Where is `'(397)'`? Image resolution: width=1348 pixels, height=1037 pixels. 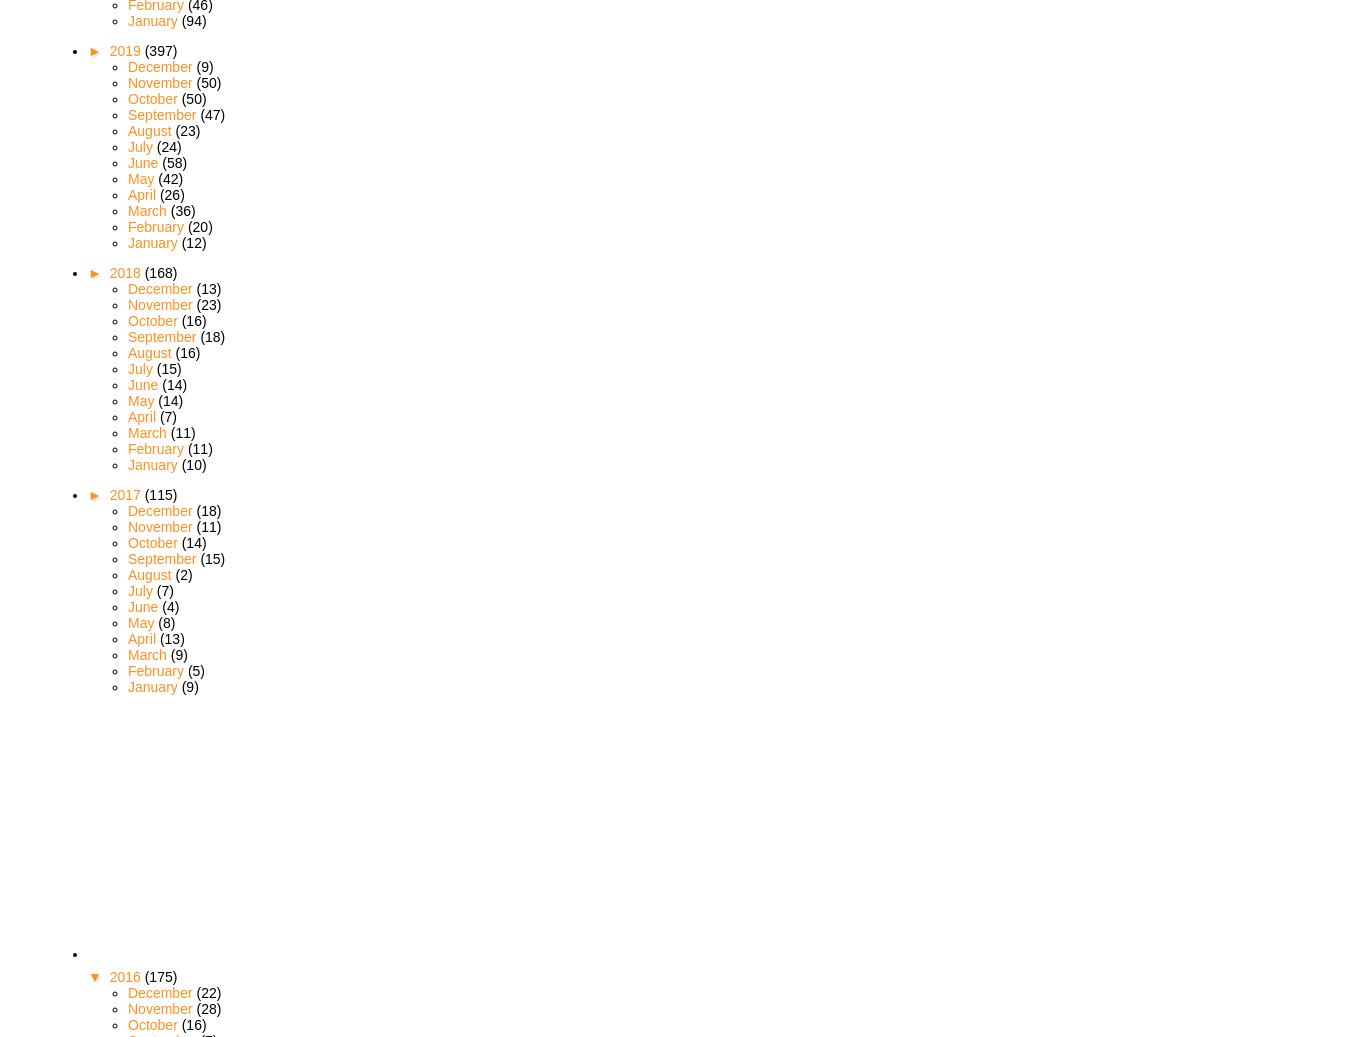 '(397)' is located at coordinates (159, 48).